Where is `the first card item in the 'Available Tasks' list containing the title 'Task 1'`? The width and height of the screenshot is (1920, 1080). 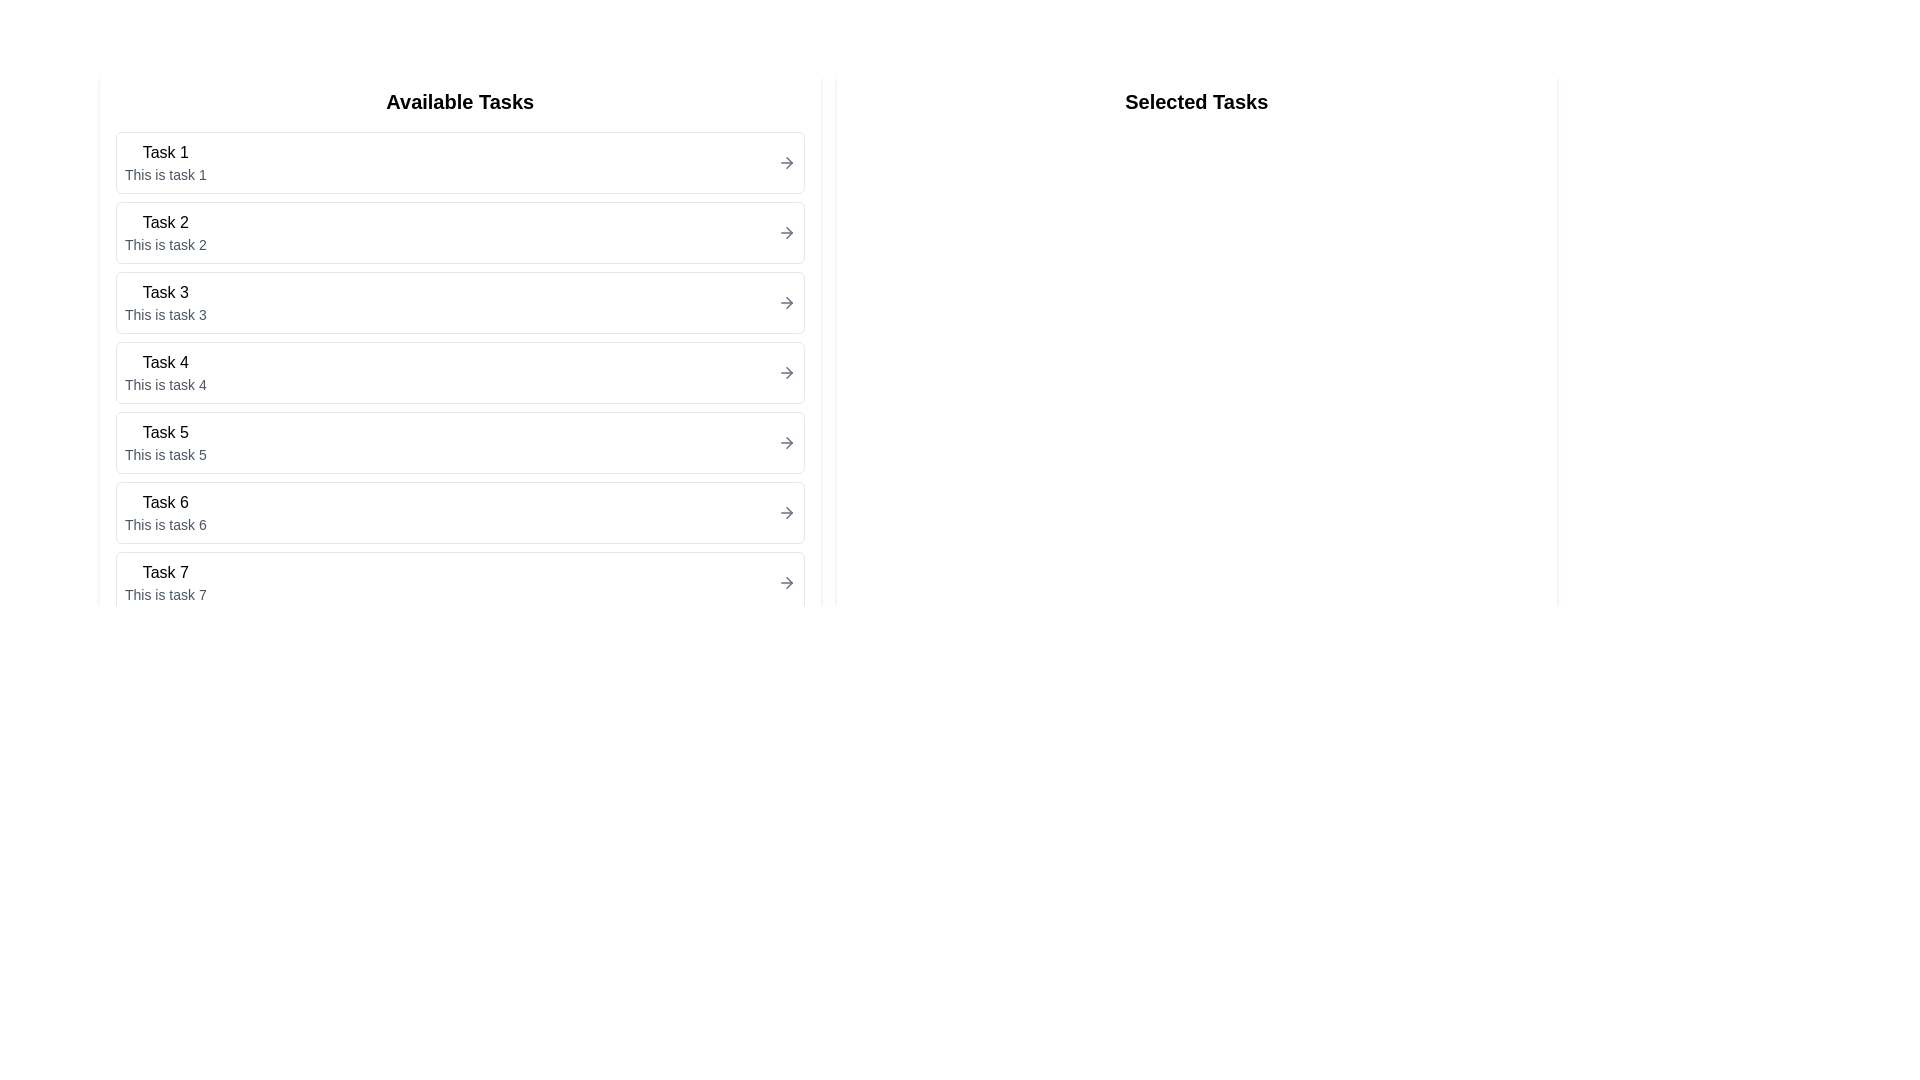 the first card item in the 'Available Tasks' list containing the title 'Task 1' is located at coordinates (165, 161).